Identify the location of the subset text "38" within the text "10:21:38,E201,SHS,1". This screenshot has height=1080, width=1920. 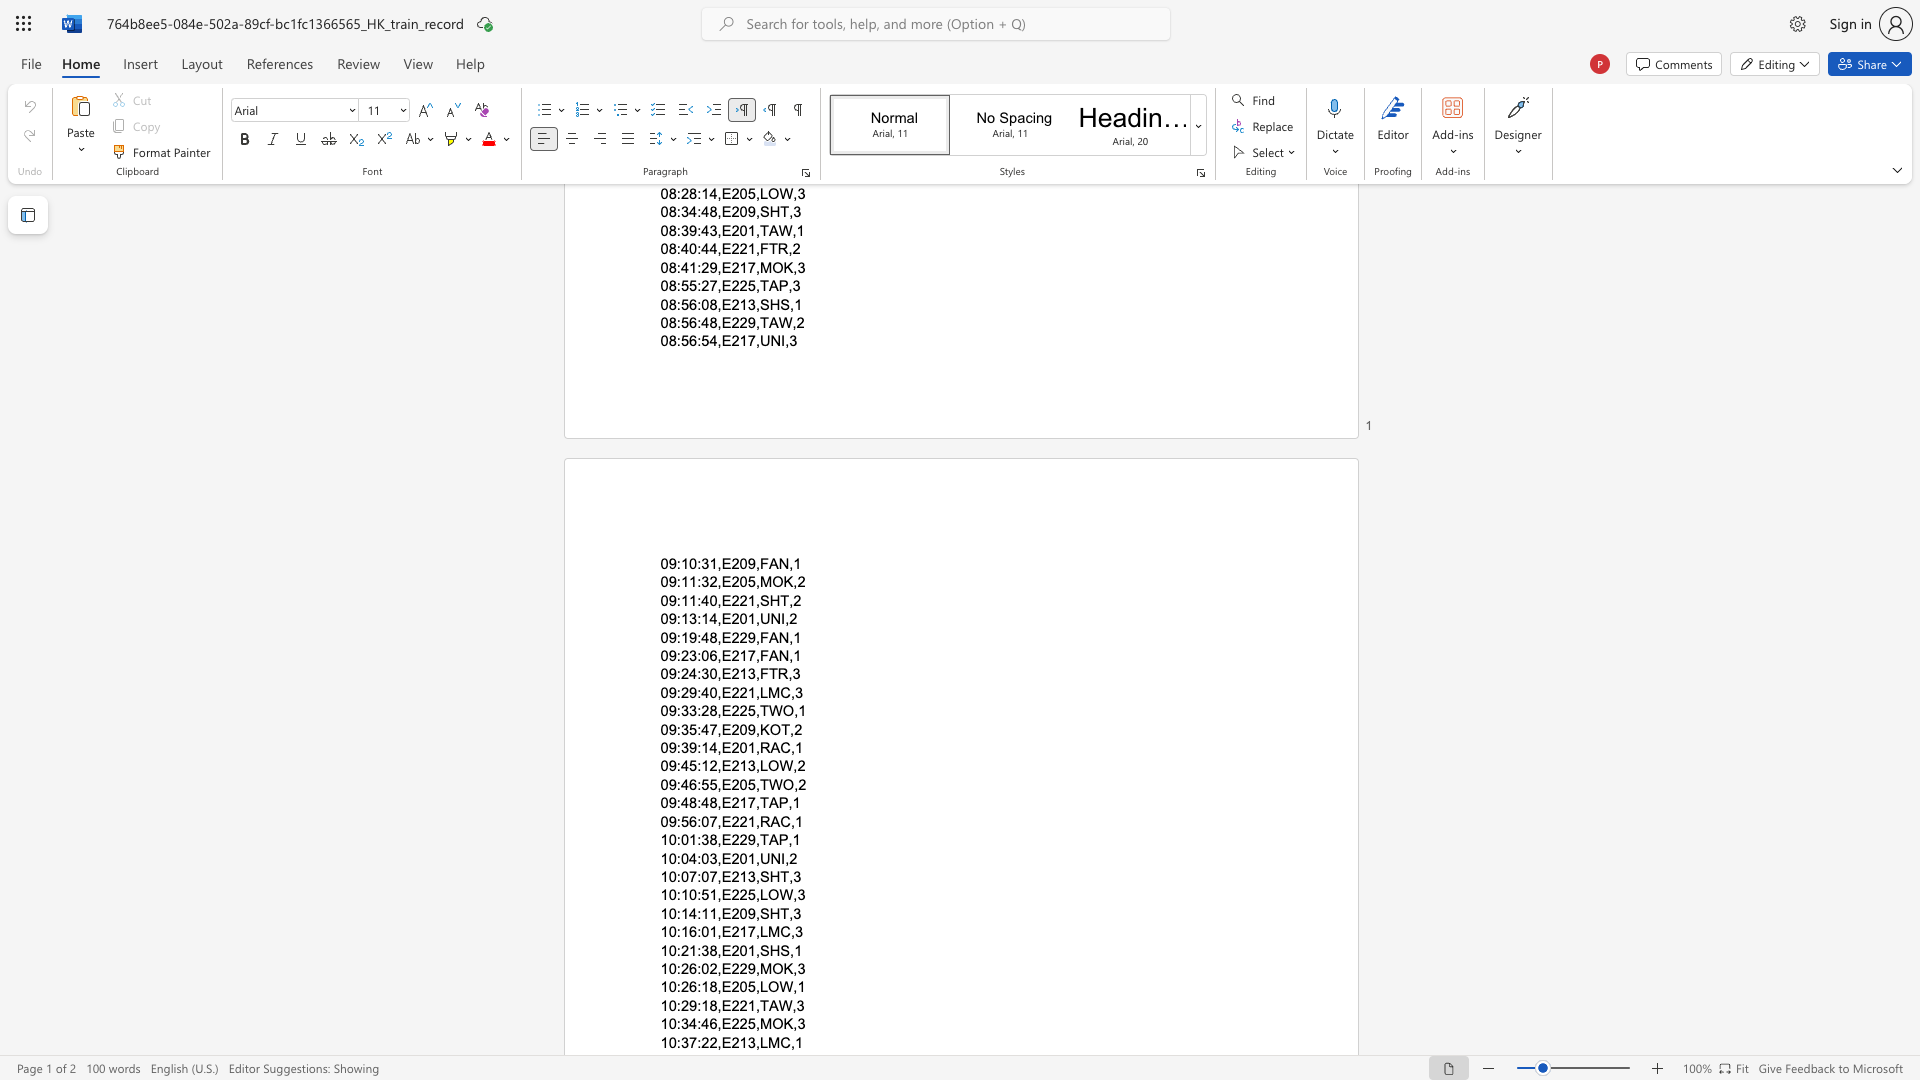
(701, 949).